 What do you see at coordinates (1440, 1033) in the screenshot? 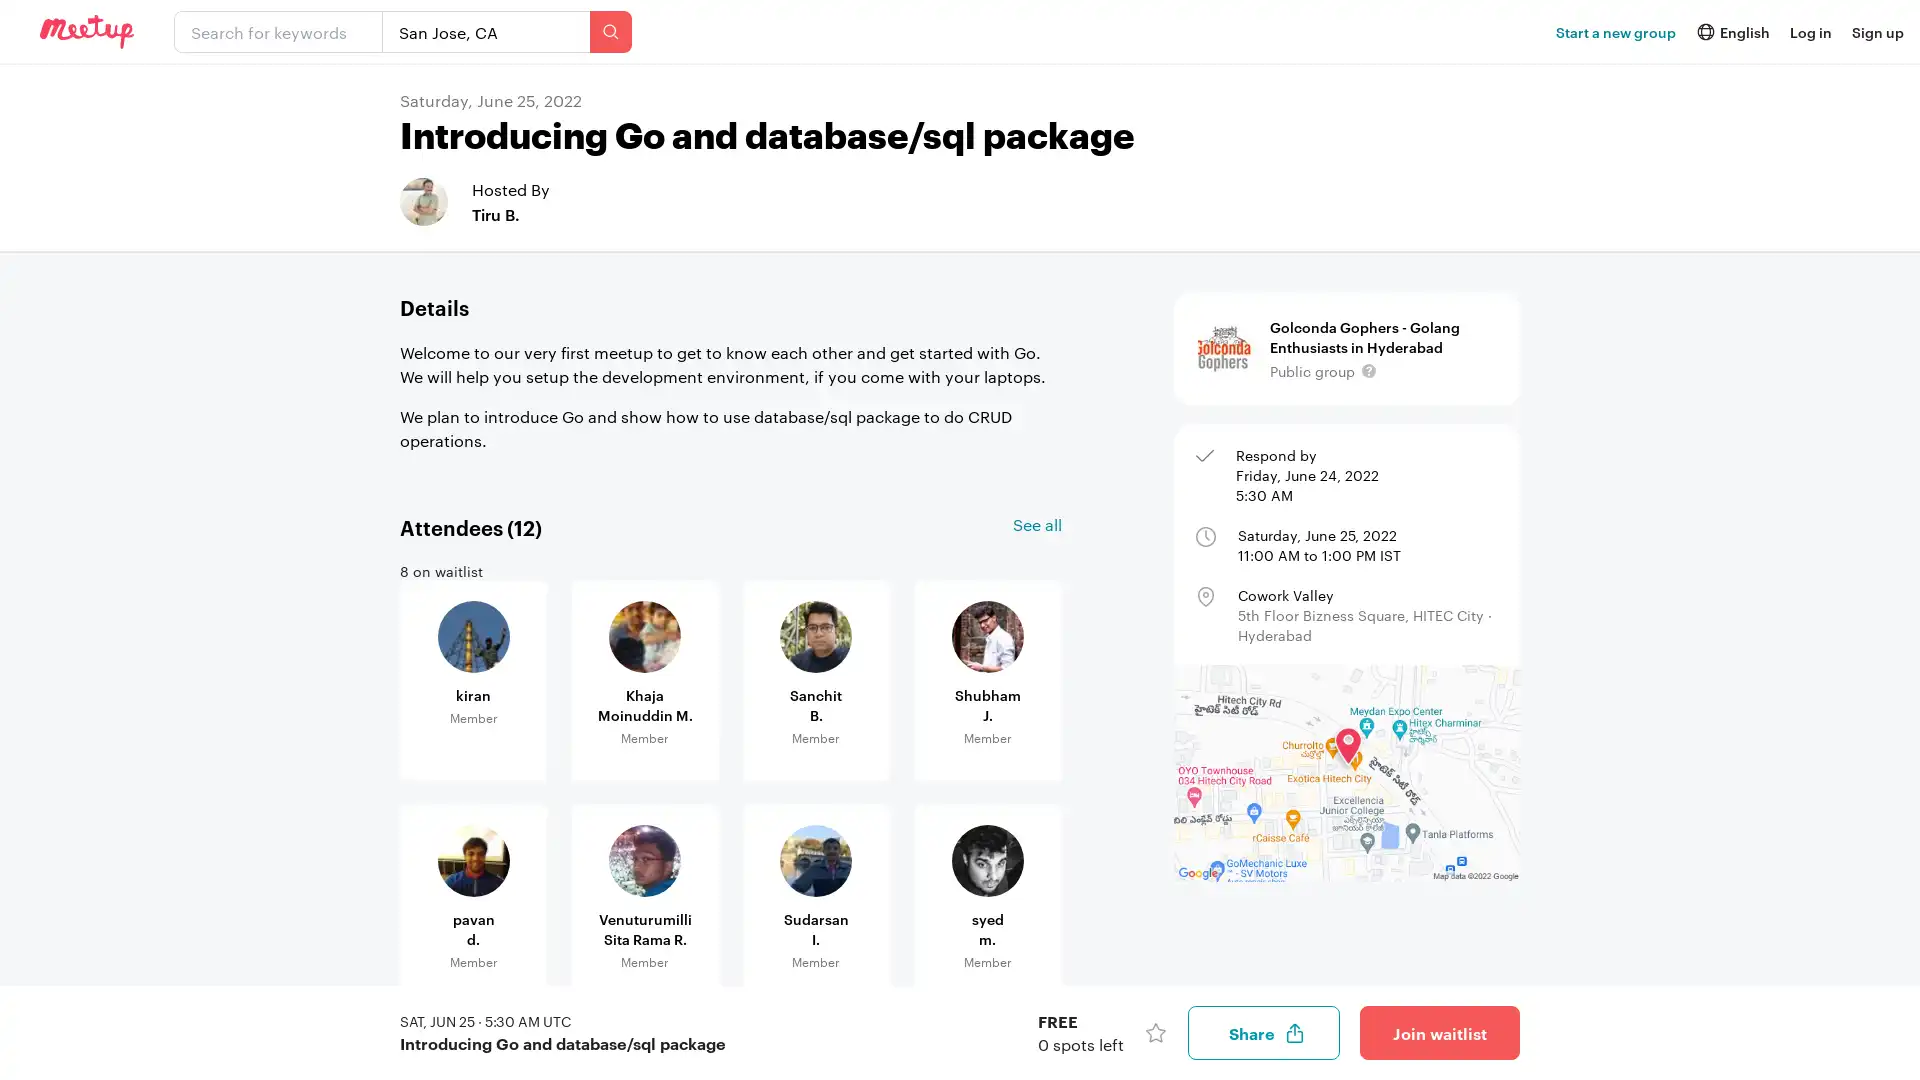
I see `Join waitlist` at bounding box center [1440, 1033].